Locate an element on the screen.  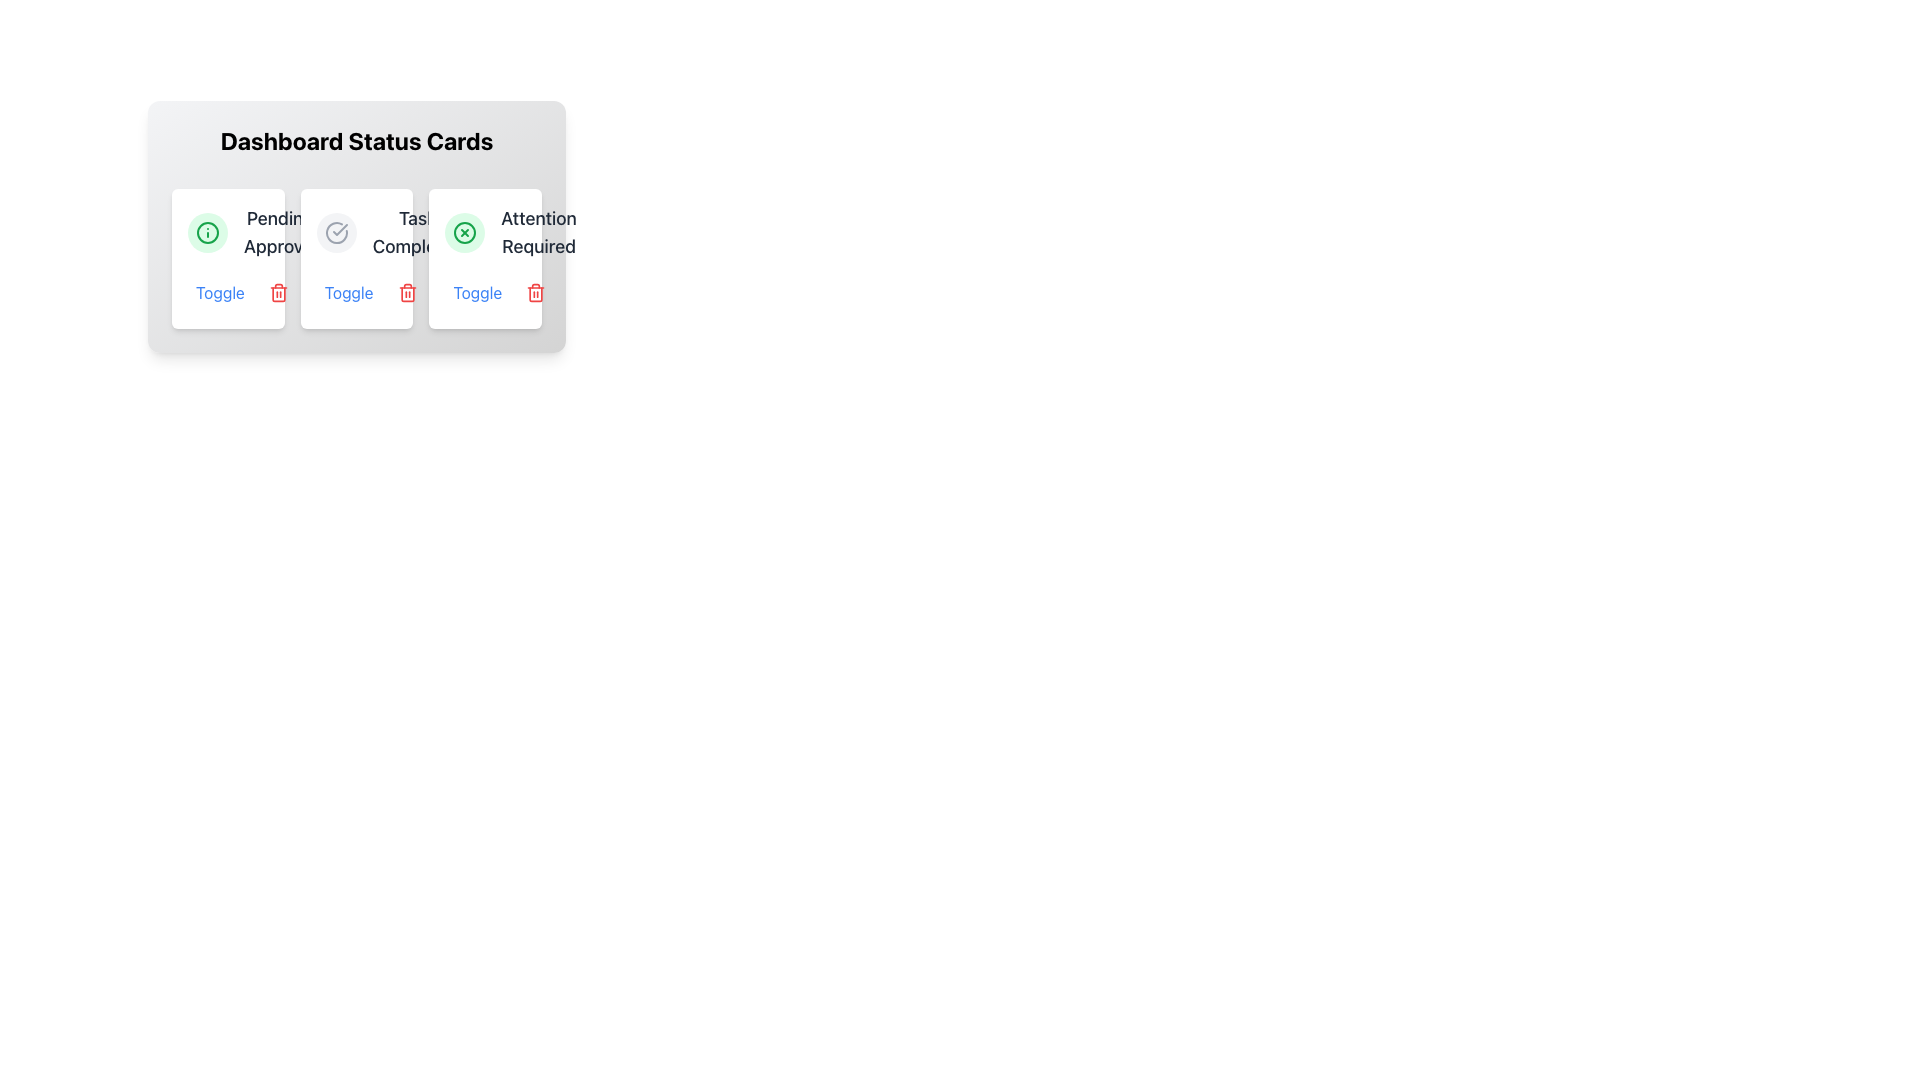
the alert icon that indicates the attention status of the last card in the dashboard, positioned to the left of the 'Attention Required' text is located at coordinates (464, 231).